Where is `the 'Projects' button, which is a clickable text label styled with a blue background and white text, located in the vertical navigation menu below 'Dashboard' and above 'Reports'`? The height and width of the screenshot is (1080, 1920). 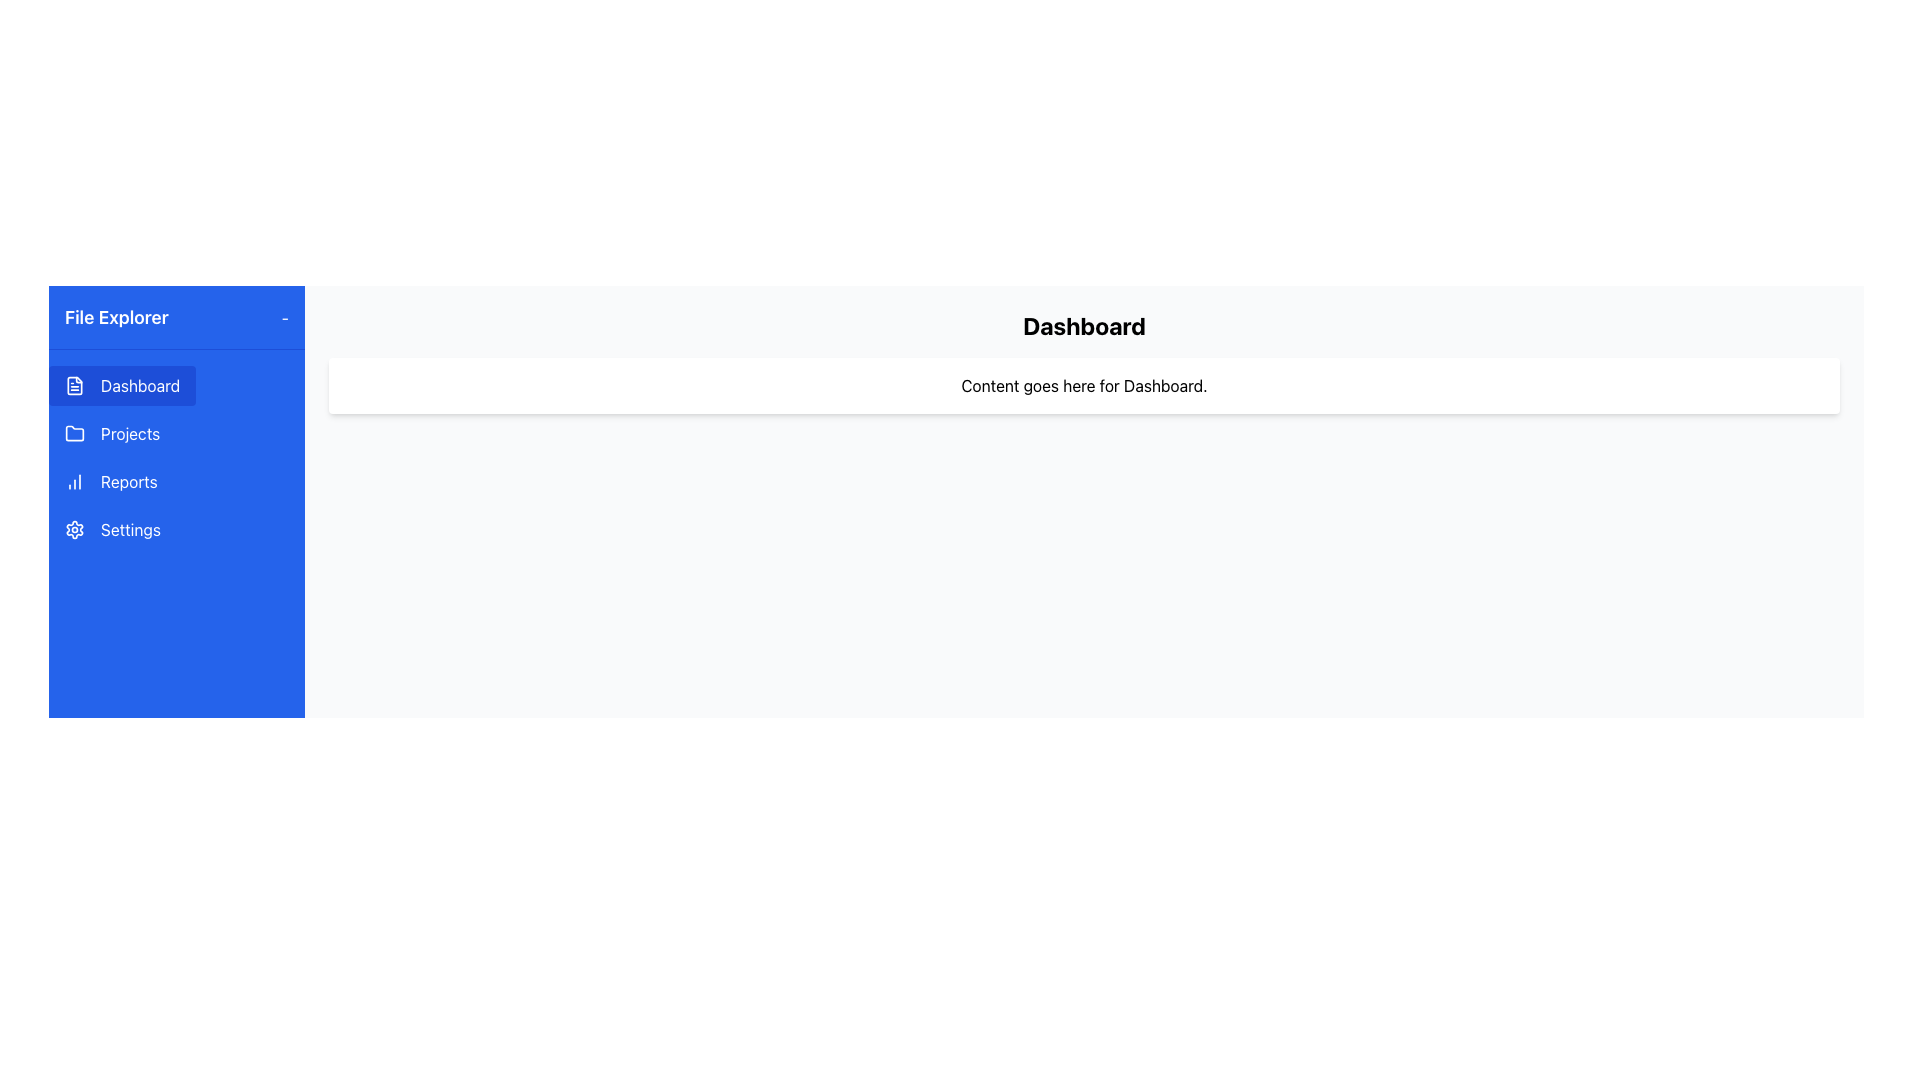
the 'Projects' button, which is a clickable text label styled with a blue background and white text, located in the vertical navigation menu below 'Dashboard' and above 'Reports' is located at coordinates (111, 433).